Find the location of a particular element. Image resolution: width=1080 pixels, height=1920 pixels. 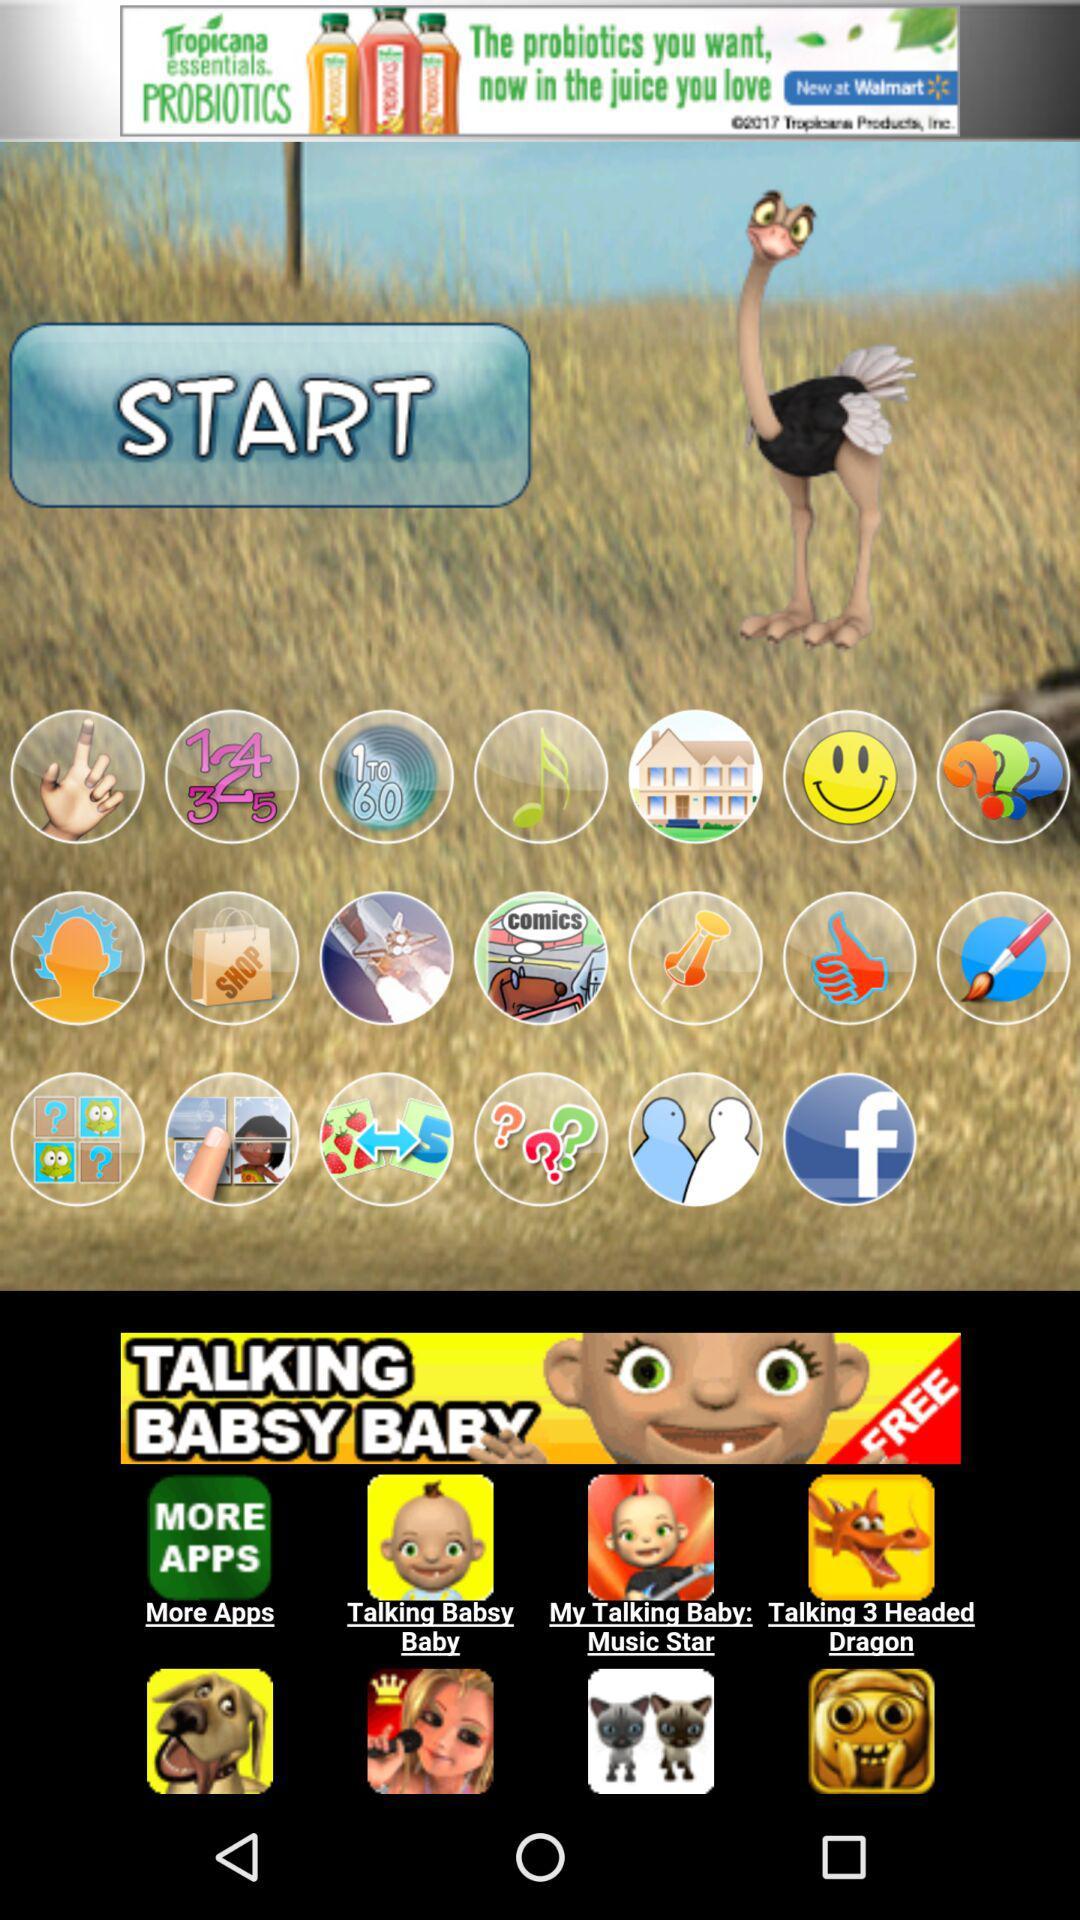

choose icon with numbers 12345 is located at coordinates (230, 776).